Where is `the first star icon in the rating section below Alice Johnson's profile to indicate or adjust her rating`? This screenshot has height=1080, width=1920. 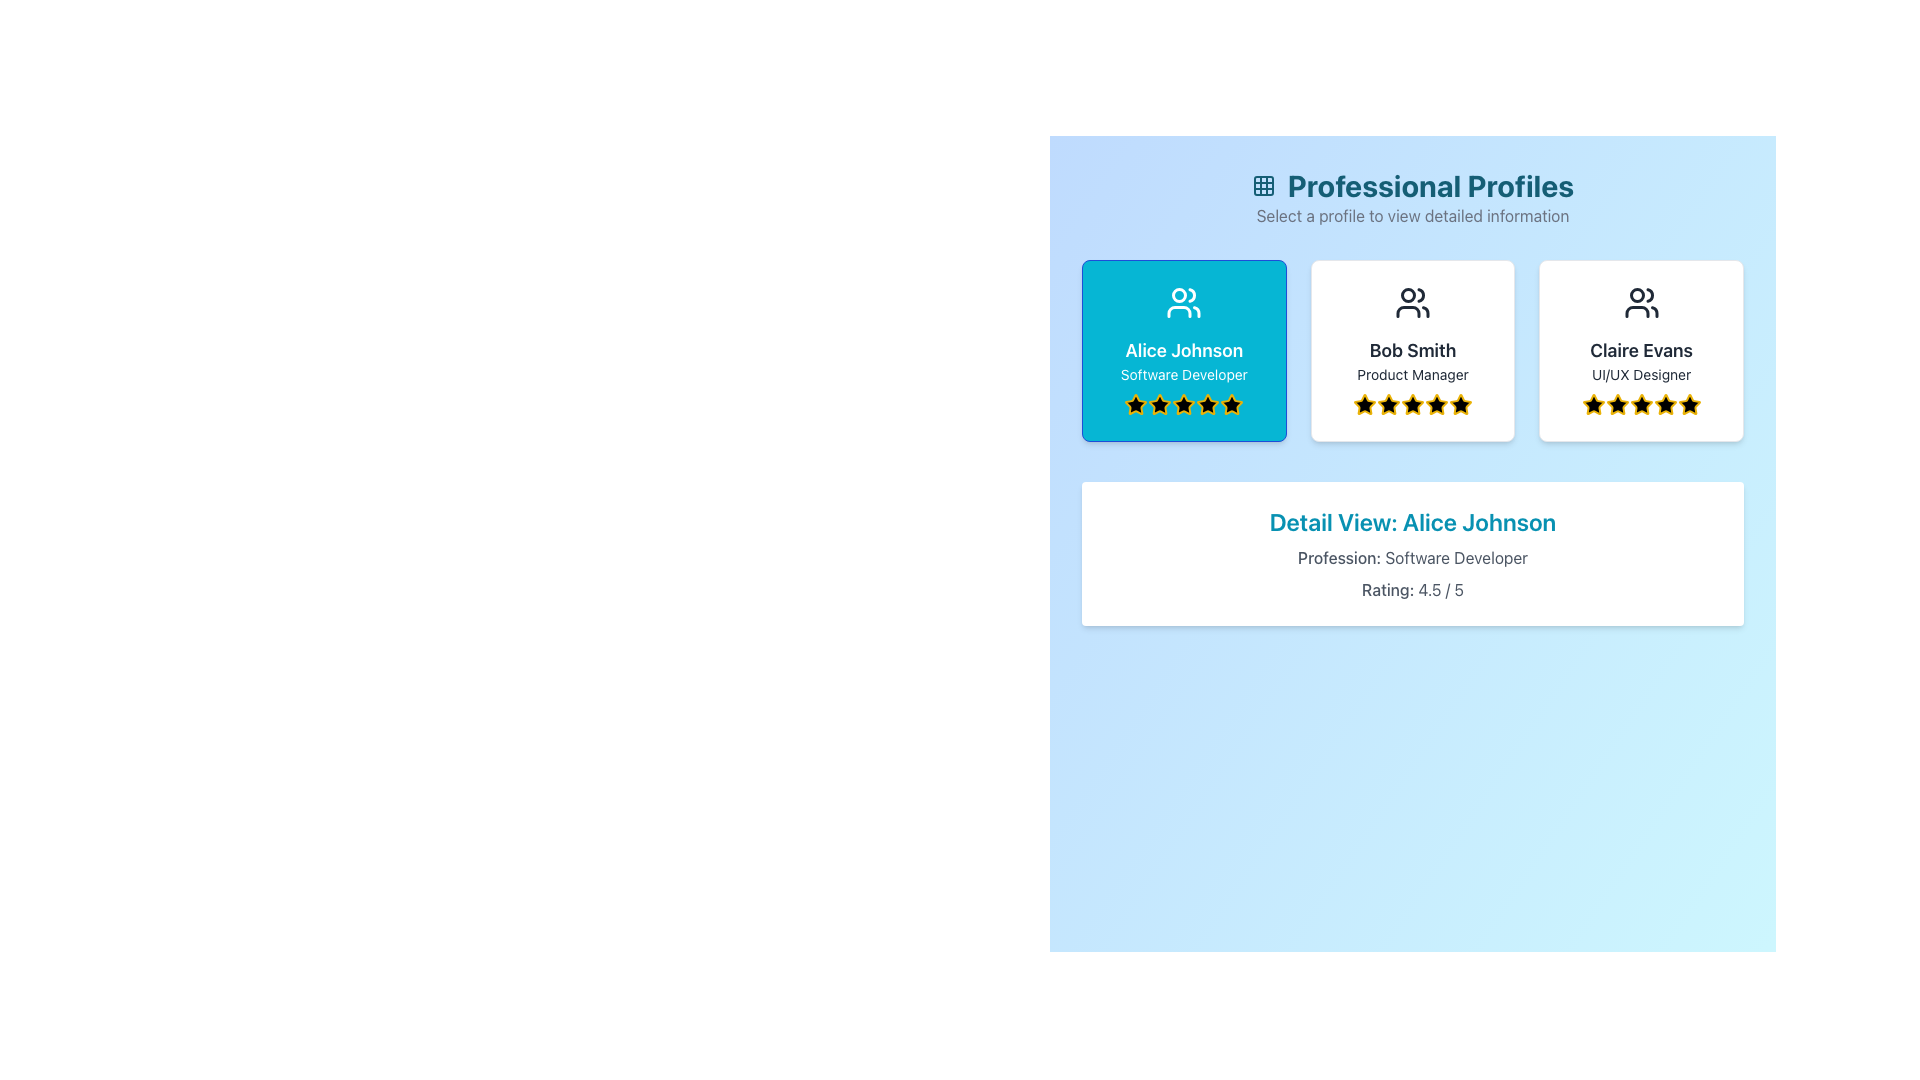
the first star icon in the rating section below Alice Johnson's profile to indicate or adjust her rating is located at coordinates (1136, 404).